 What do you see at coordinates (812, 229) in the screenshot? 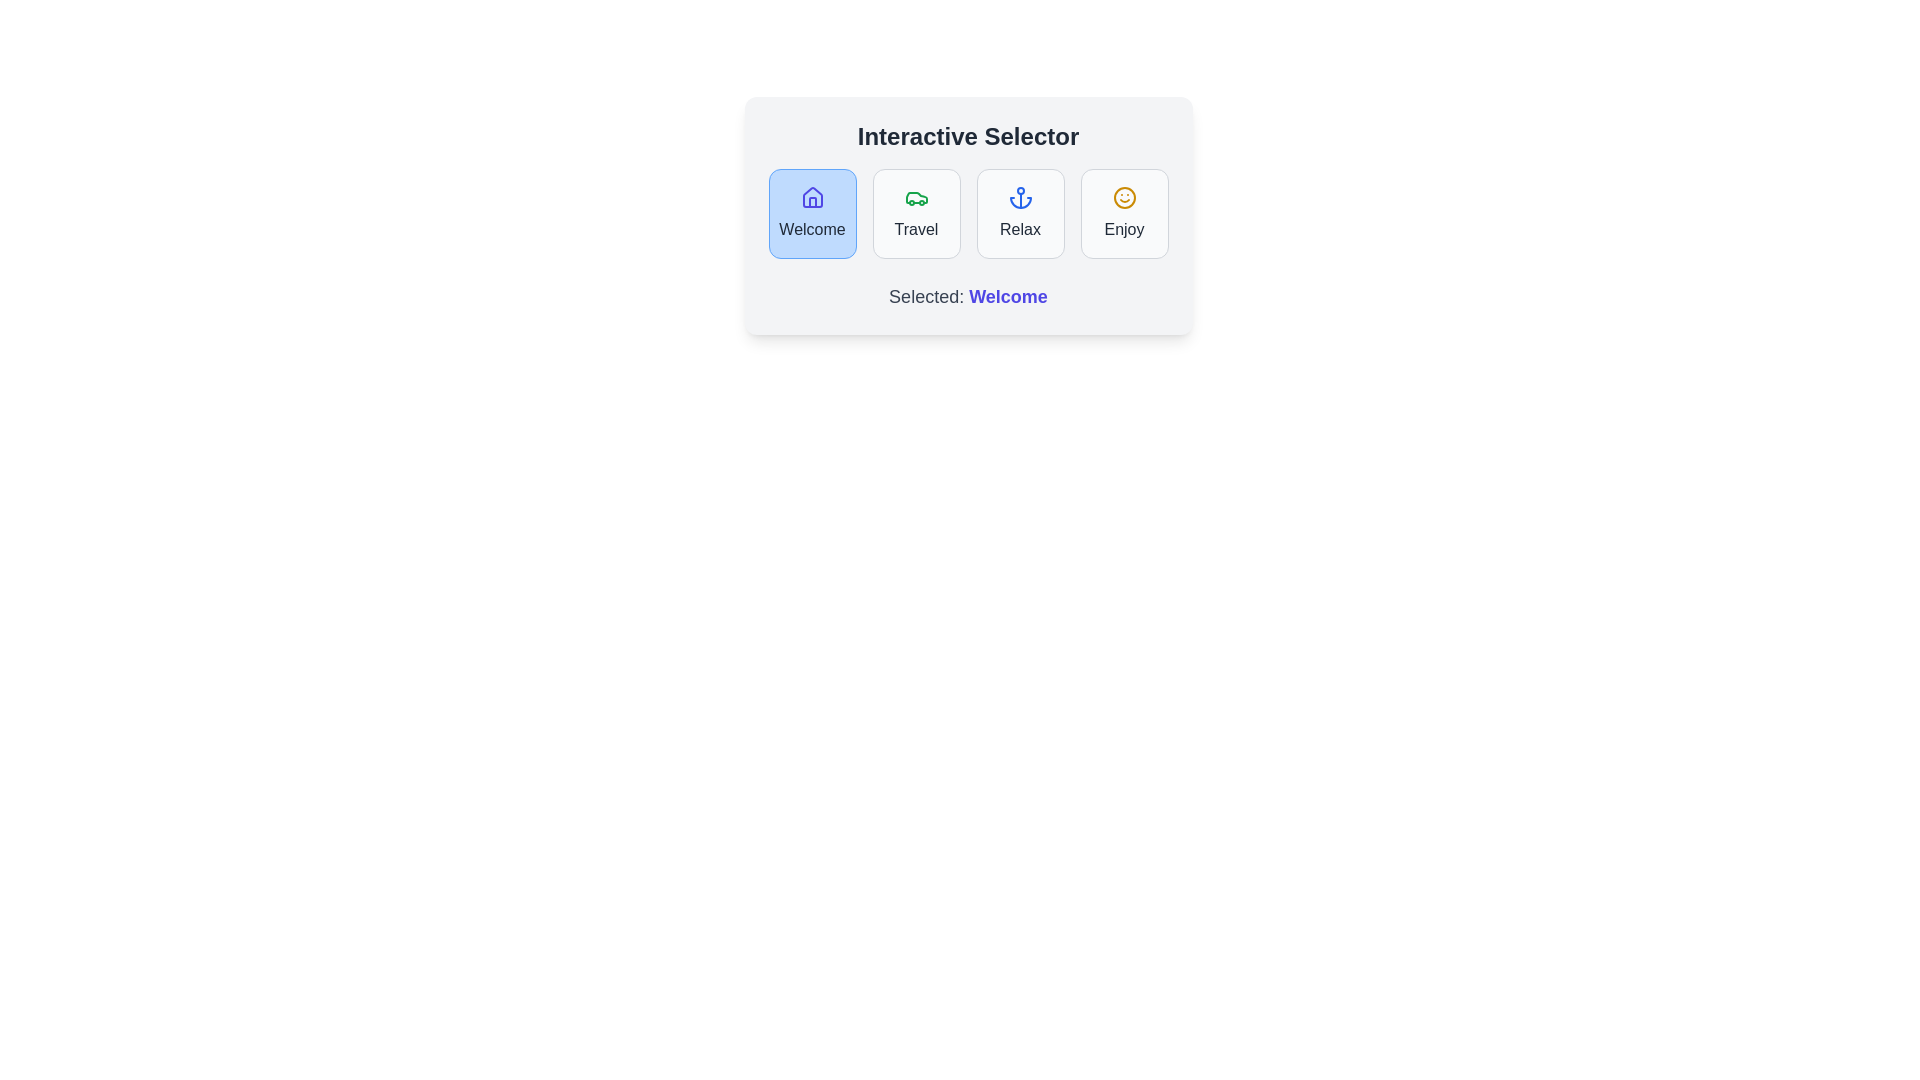
I see `the 'Welcome' text label, which is styled in medium-weight gray font and located below a blue-highlighted house icon in the Interactive Selector panel` at bounding box center [812, 229].